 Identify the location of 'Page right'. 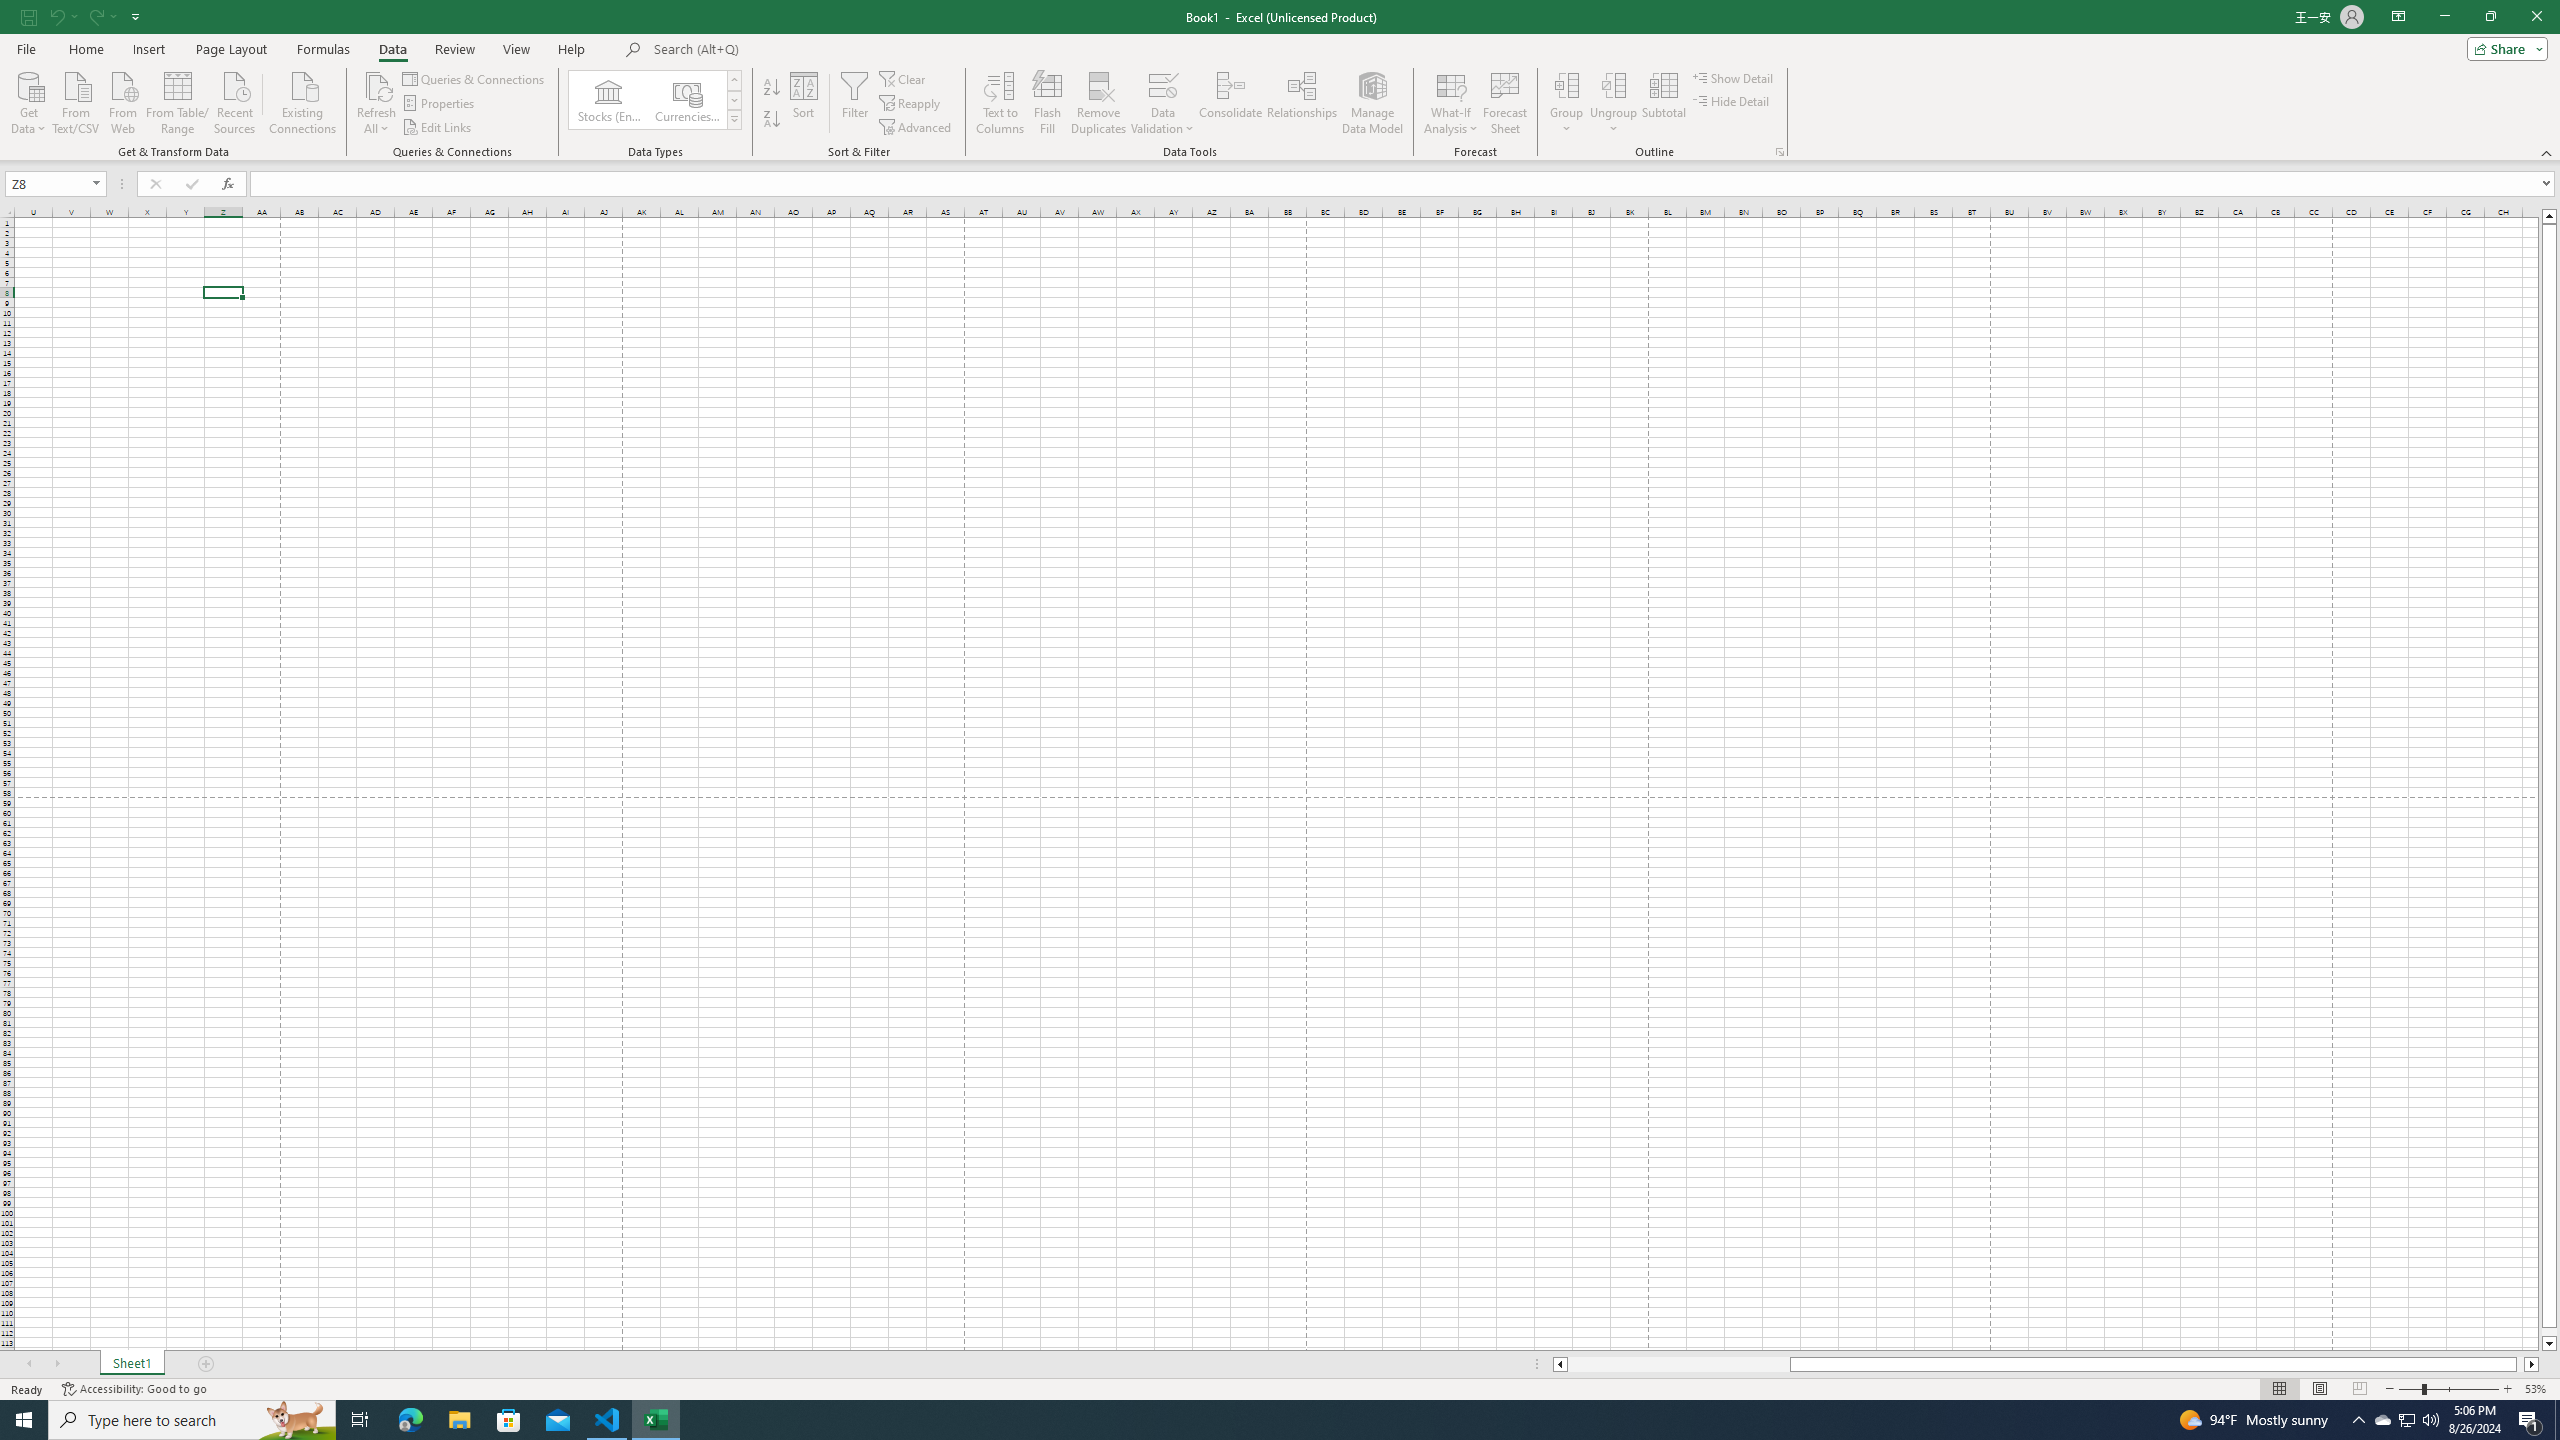
(2519, 1363).